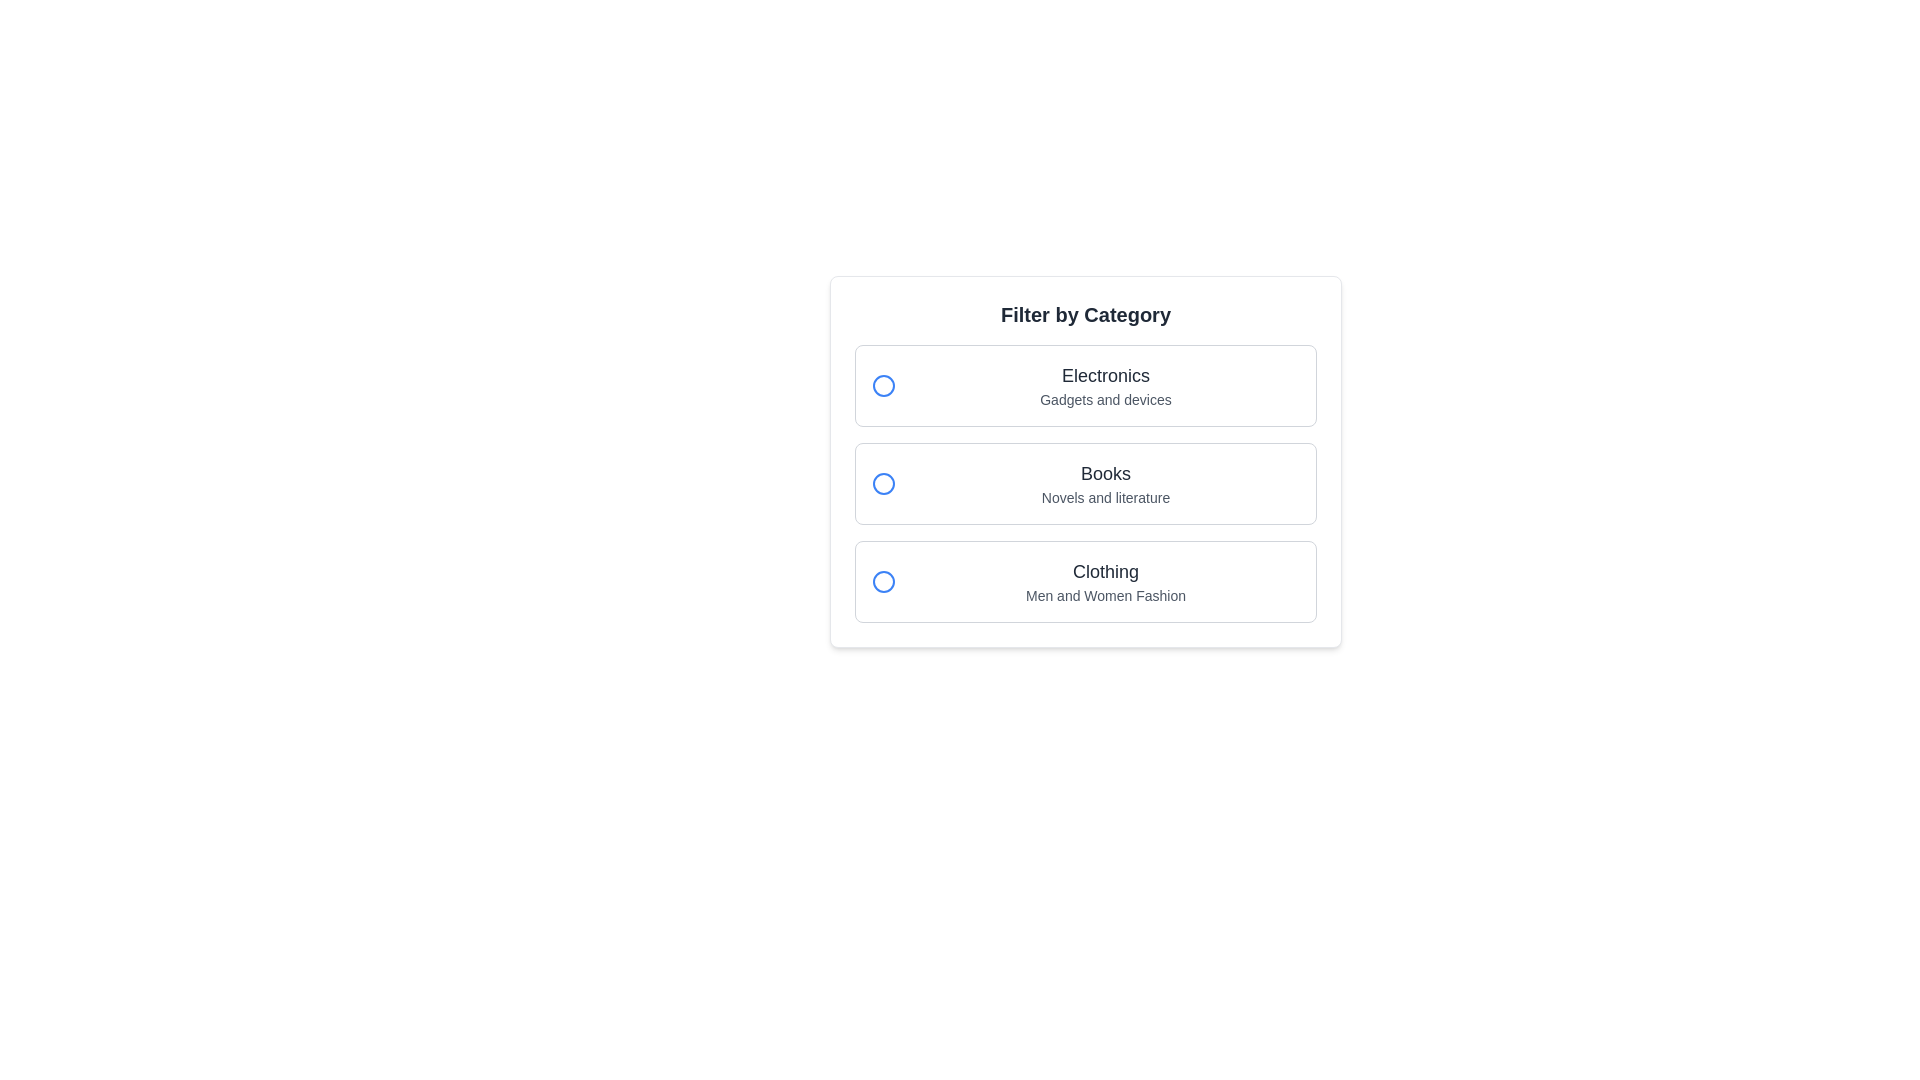  What do you see at coordinates (1104, 385) in the screenshot?
I see `text information displayed in the 'Electronics' category title and description, located within the topmost list item of the category selection interface` at bounding box center [1104, 385].